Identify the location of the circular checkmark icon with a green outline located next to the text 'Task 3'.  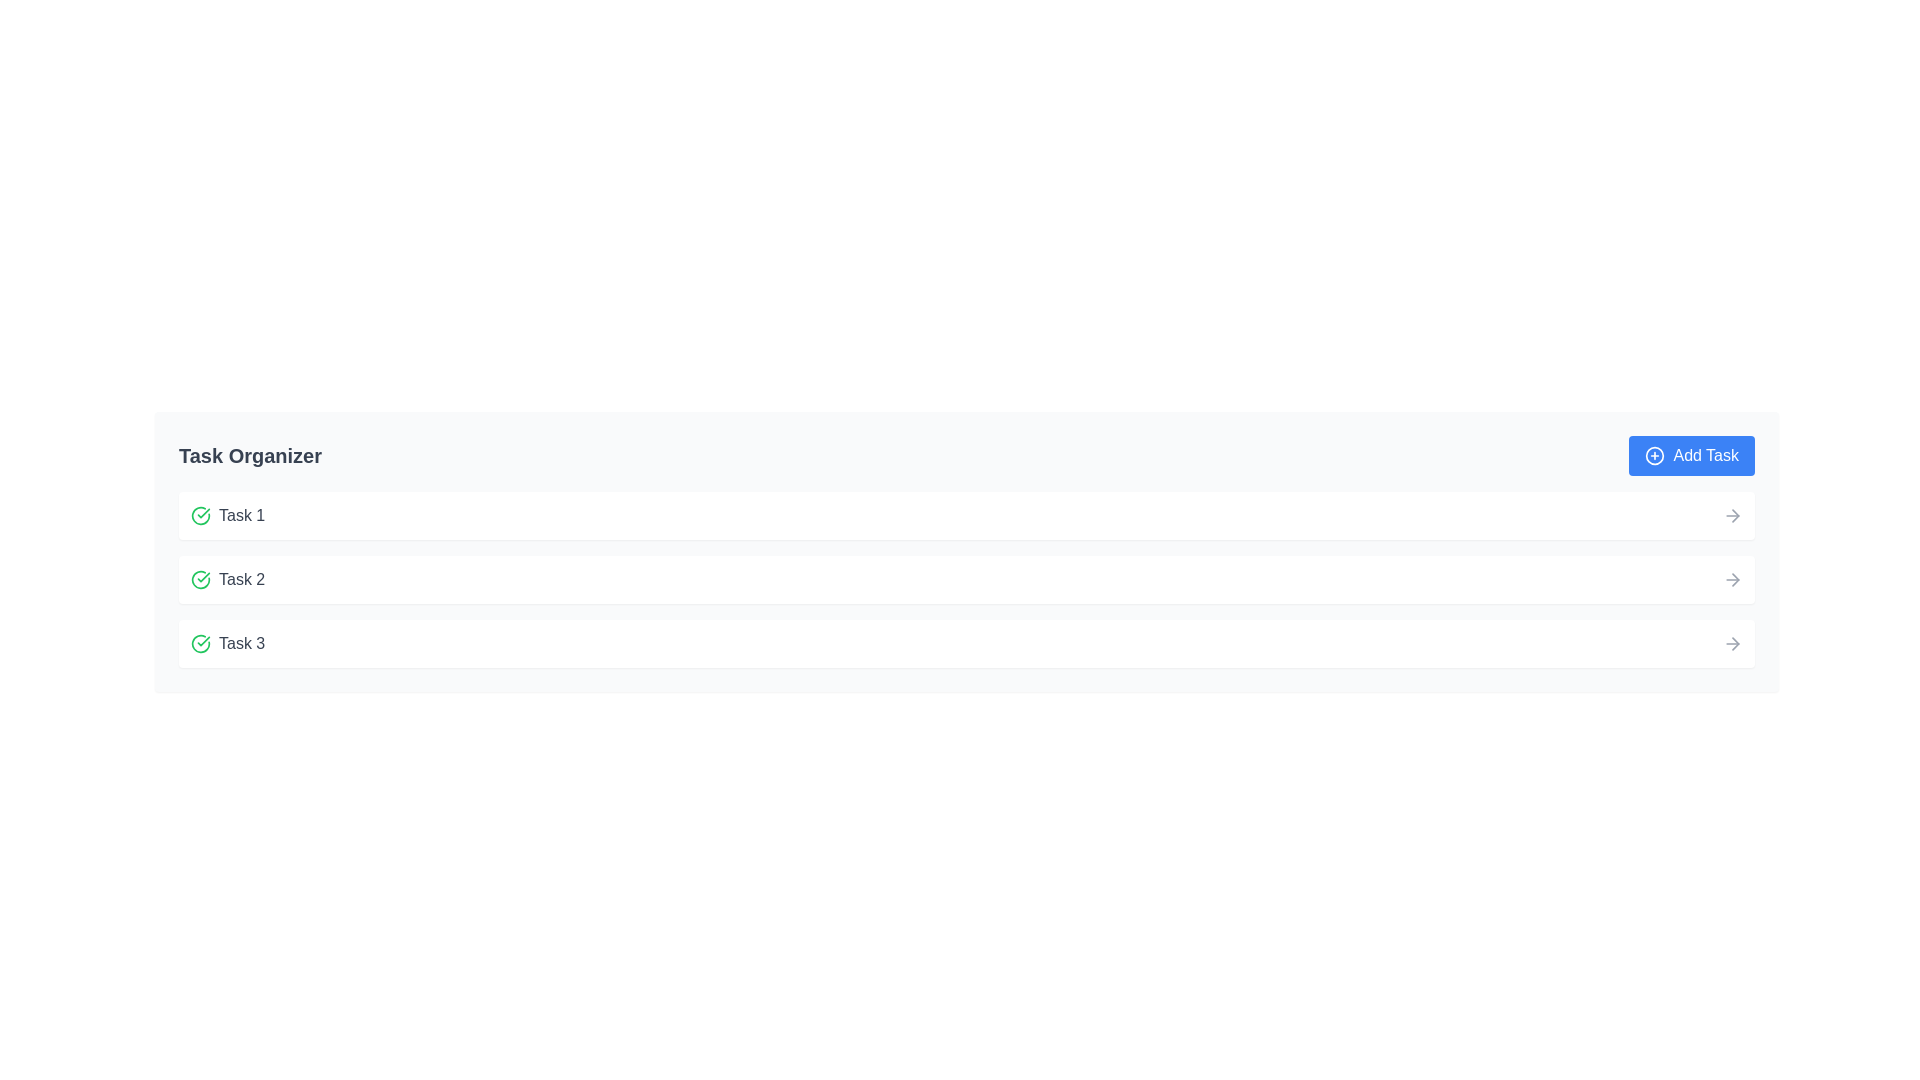
(201, 644).